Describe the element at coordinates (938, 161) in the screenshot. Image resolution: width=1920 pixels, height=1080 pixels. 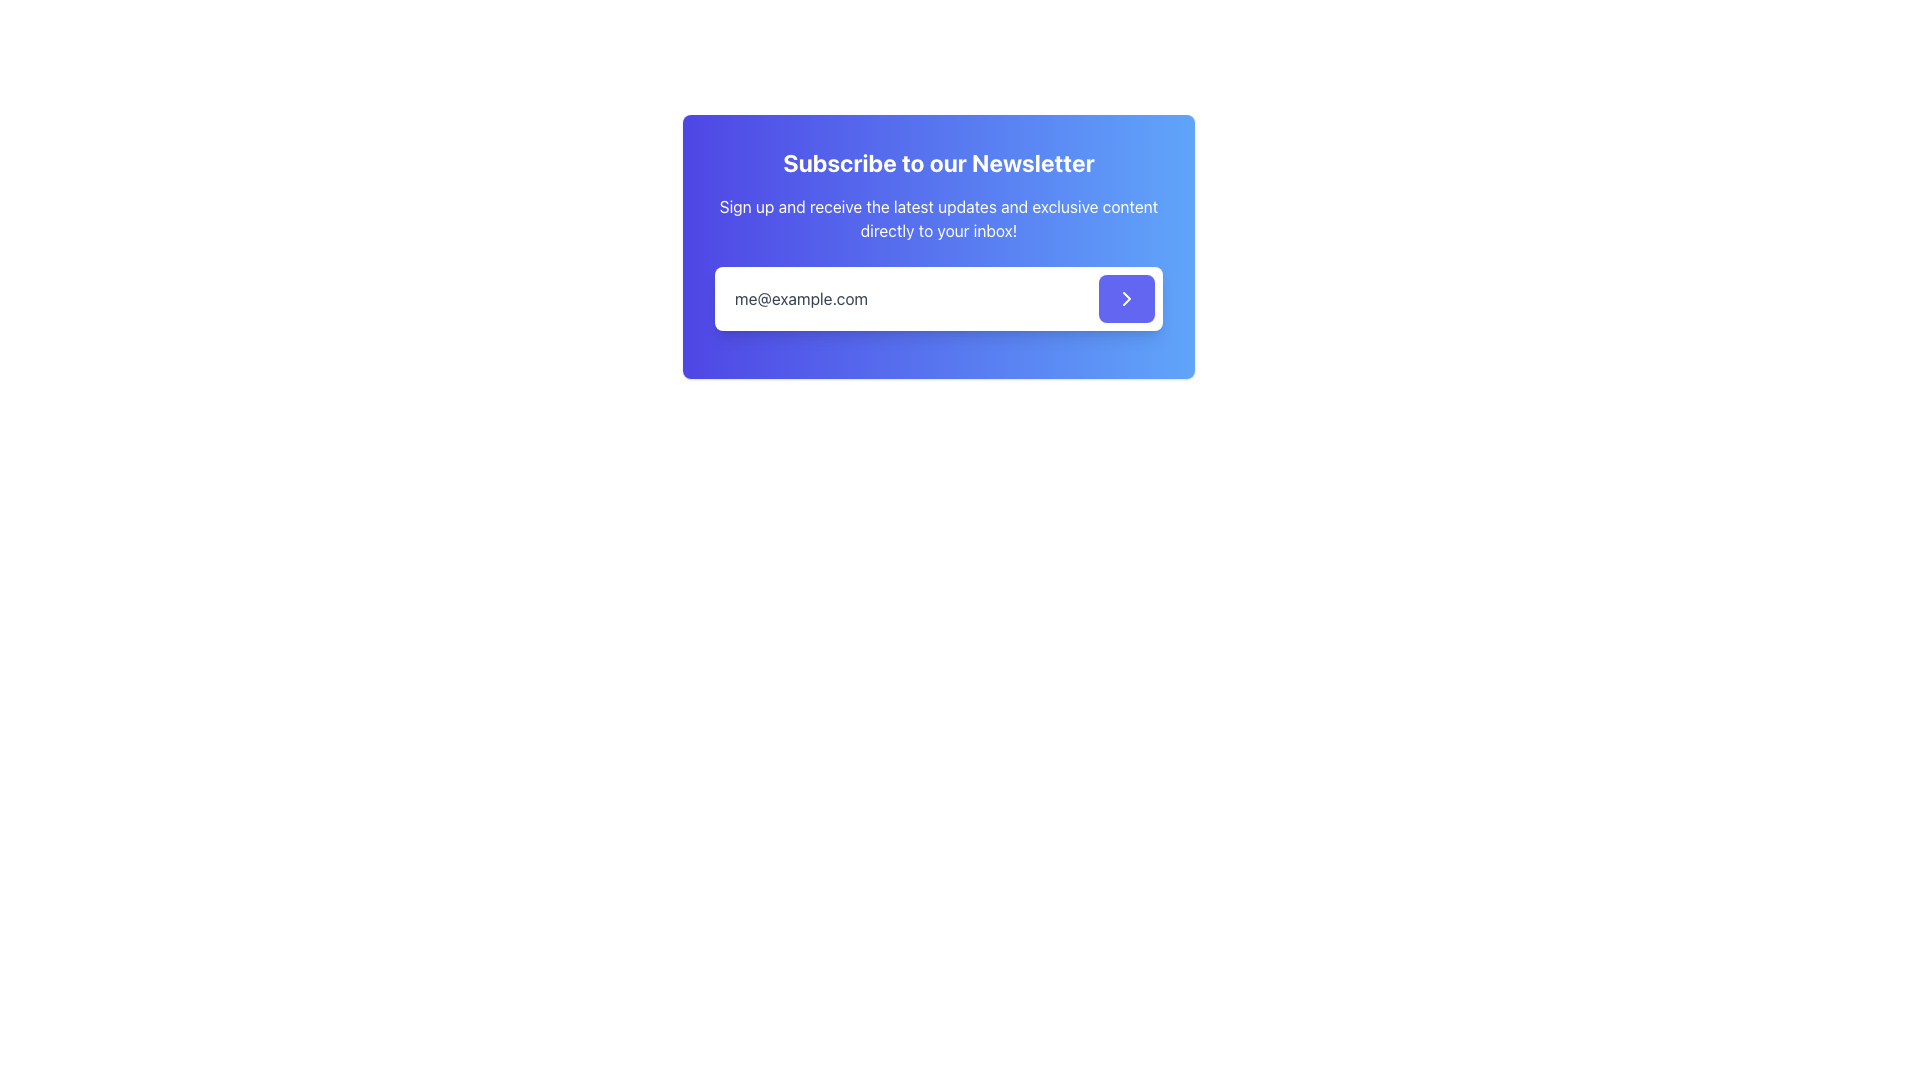
I see `the text label that reads 'Subscribe to our Newsletter' displayed in bold white font at the top of the card component with a gradient blue background` at that location.